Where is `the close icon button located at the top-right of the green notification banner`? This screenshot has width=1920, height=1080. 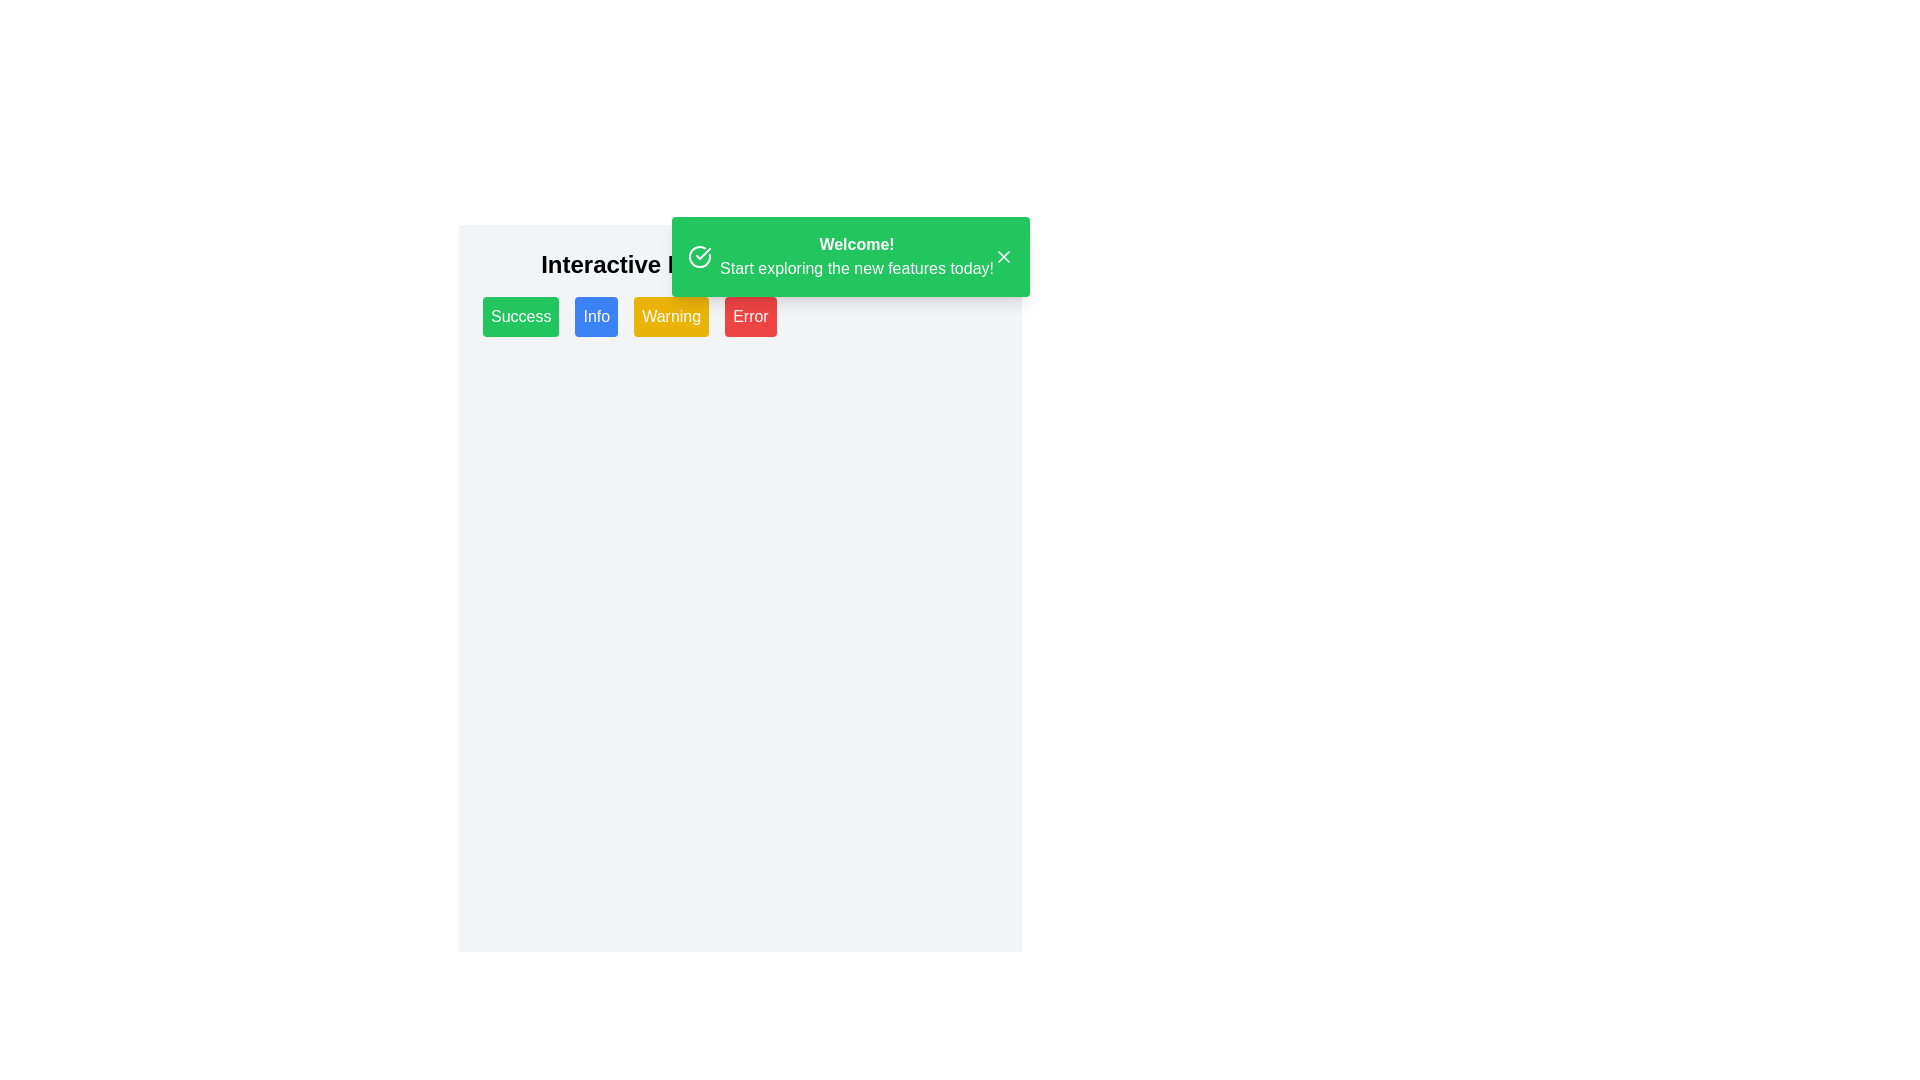
the close icon button located at the top-right of the green notification banner is located at coordinates (1003, 256).